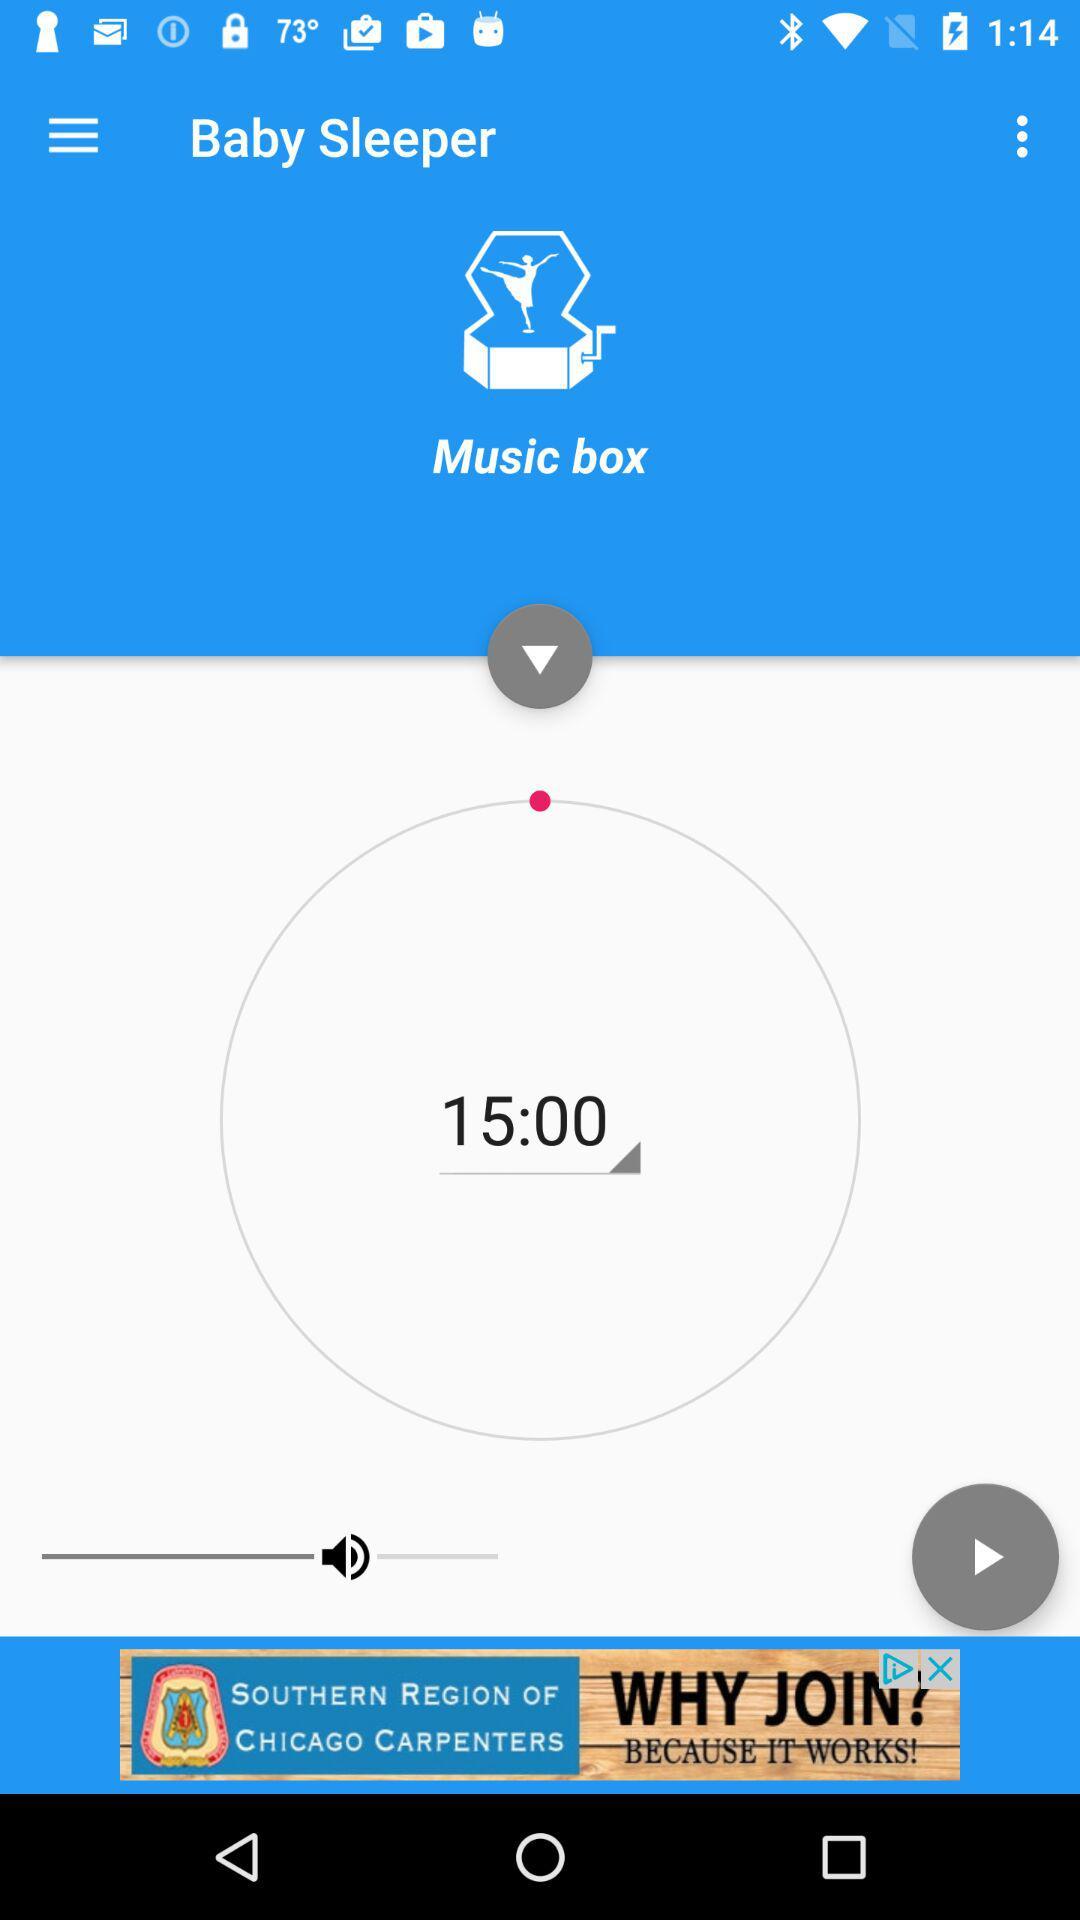  Describe the element at coordinates (984, 1555) in the screenshot. I see `the play icon` at that location.